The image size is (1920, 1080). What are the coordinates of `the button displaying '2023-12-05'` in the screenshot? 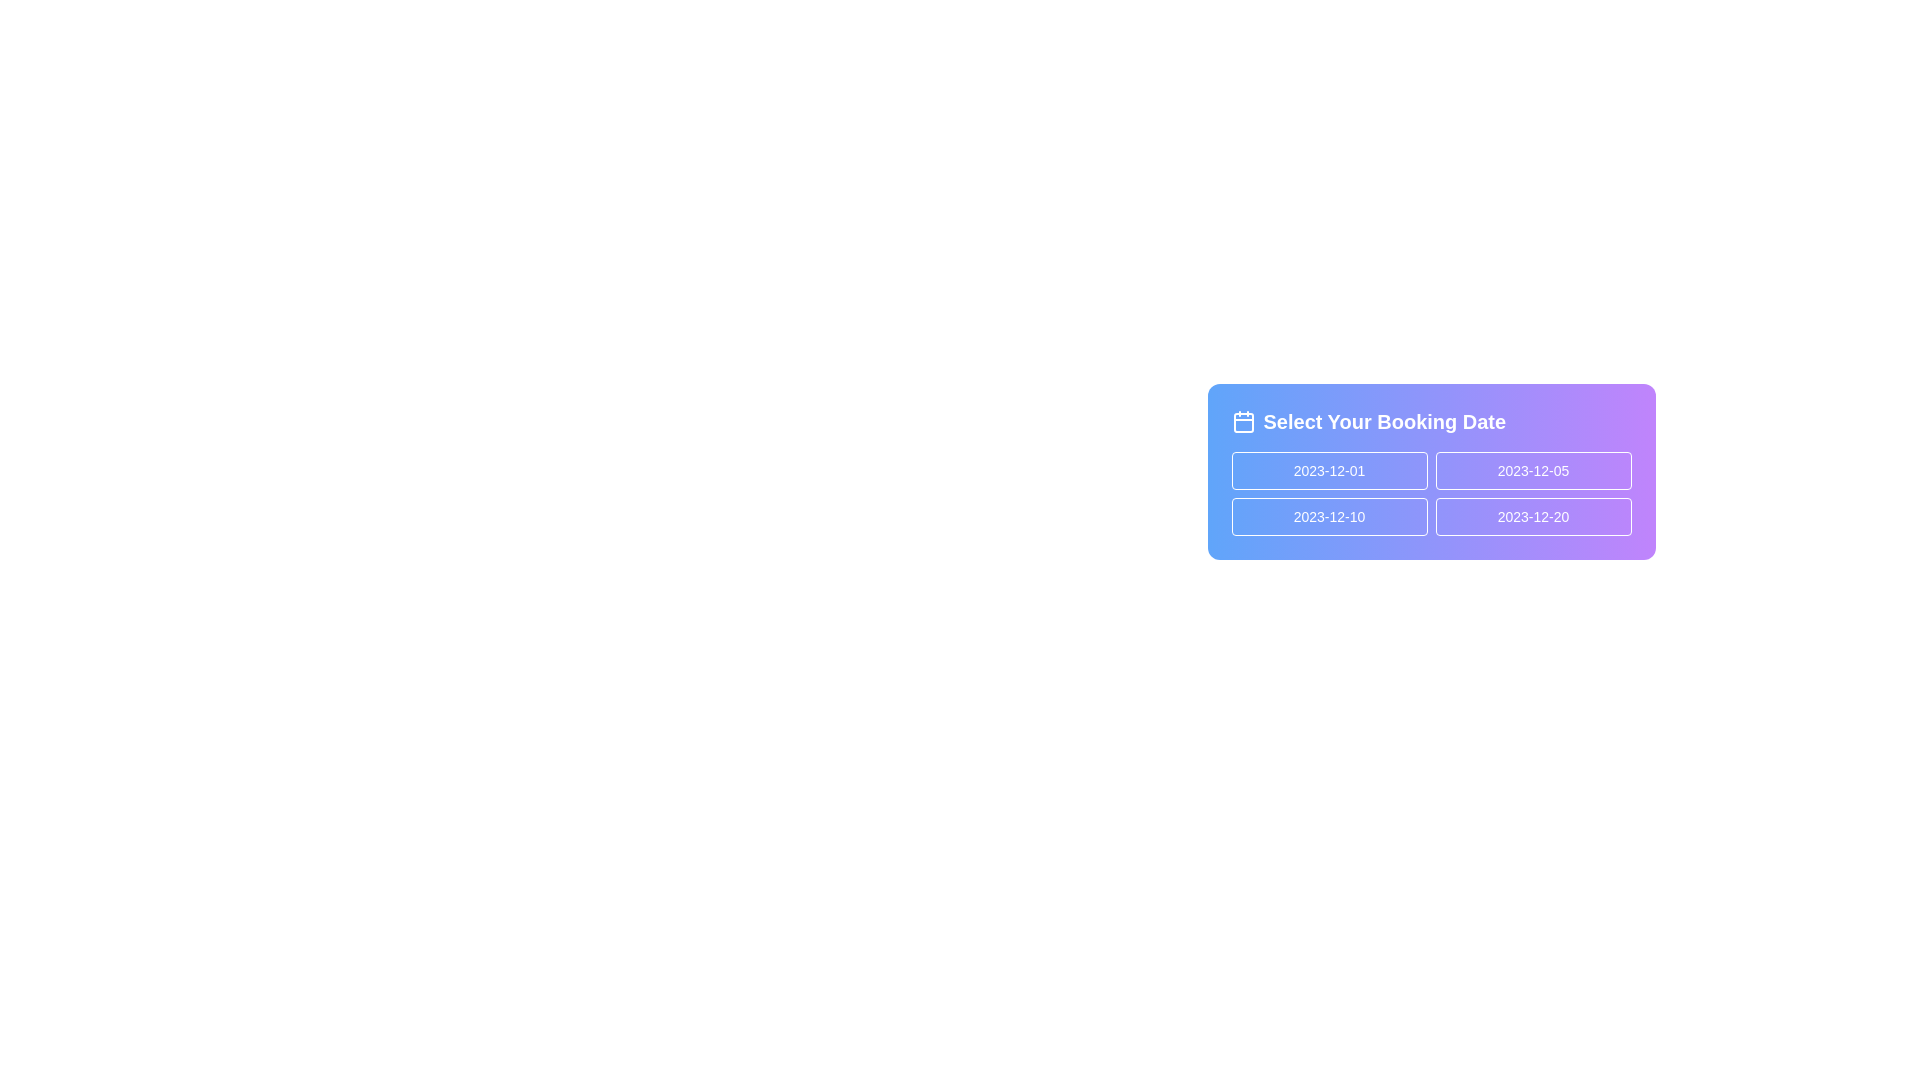 It's located at (1532, 470).